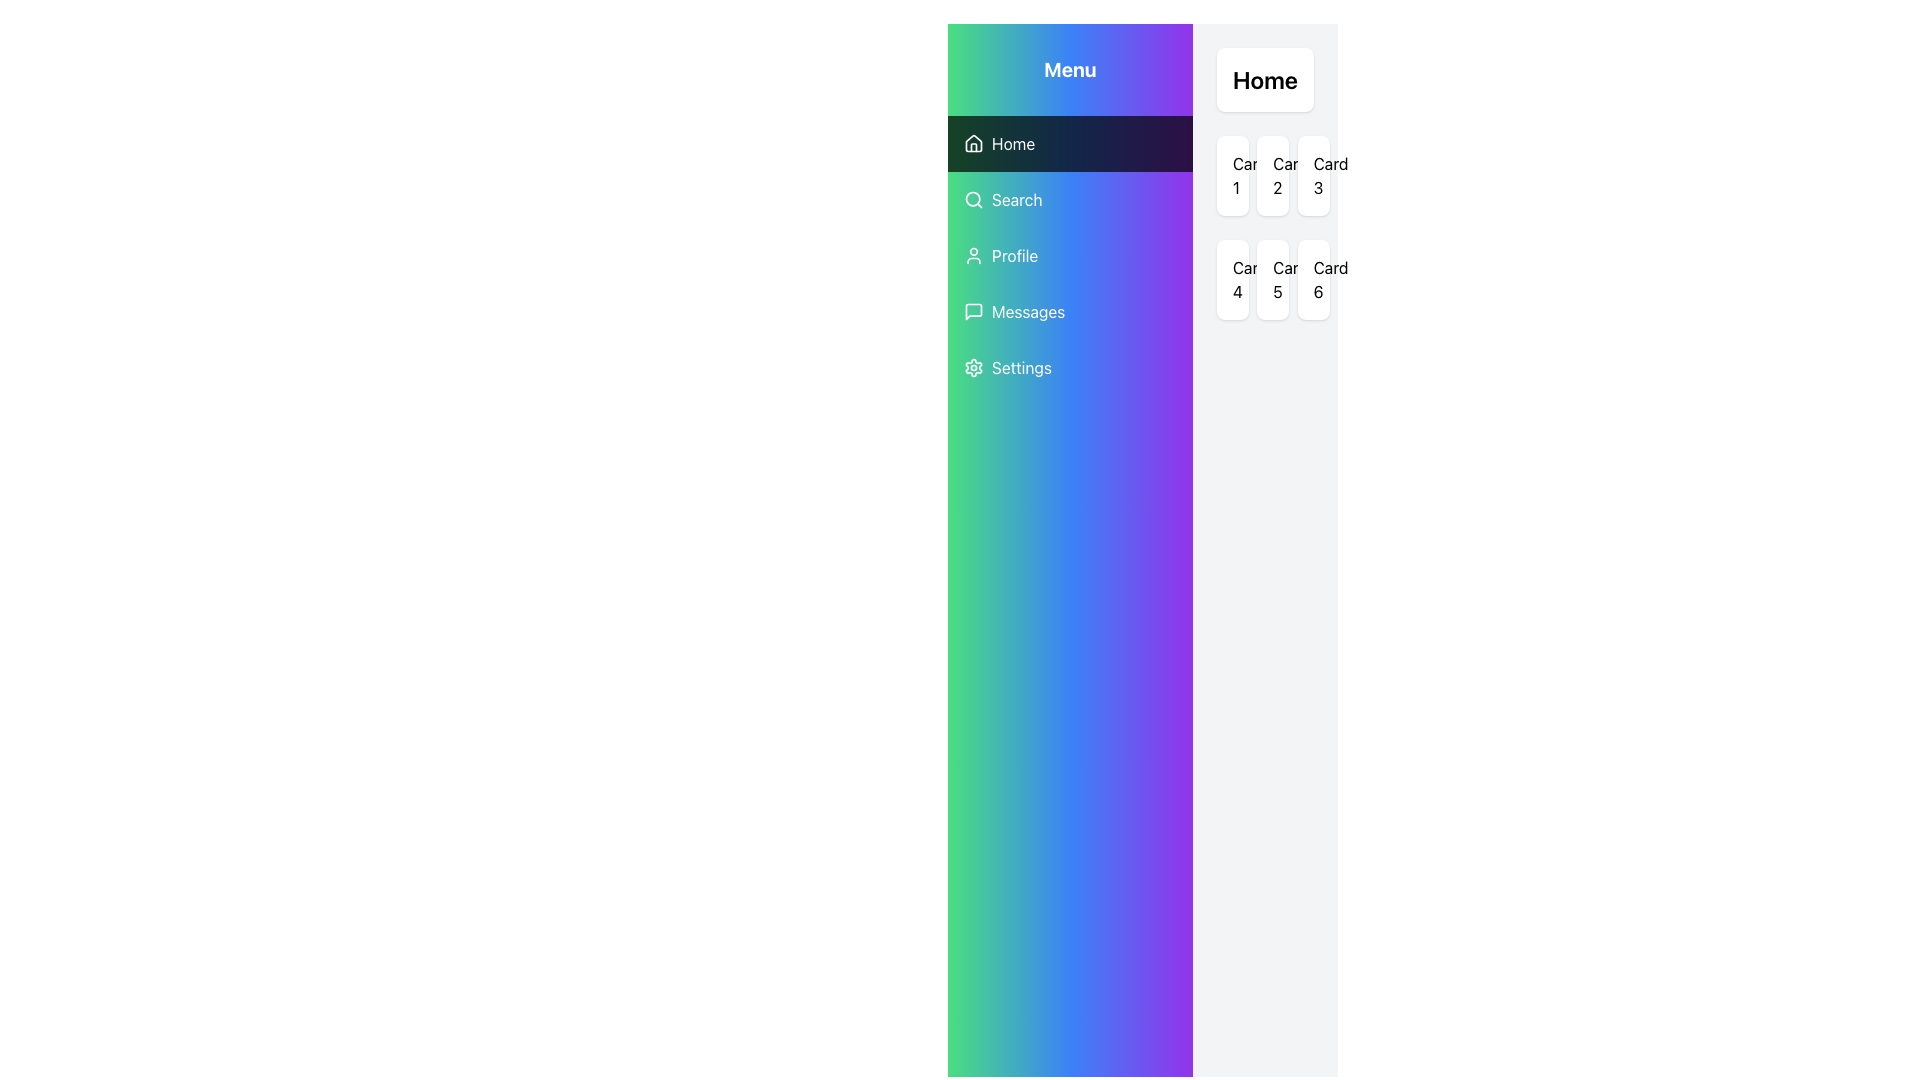 The width and height of the screenshot is (1920, 1080). Describe the element at coordinates (1013, 142) in the screenshot. I see `text label displaying 'Home' in the sidebar menu next to the house icon` at that location.